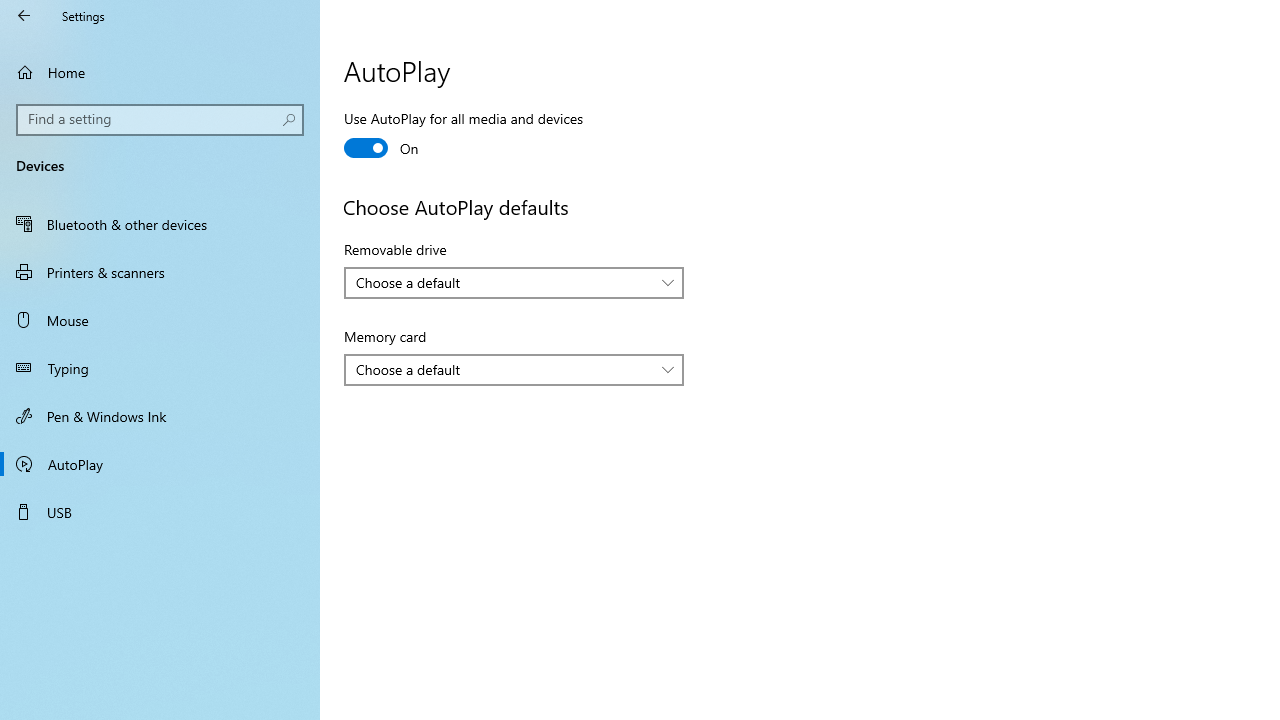 This screenshot has height=720, width=1280. What do you see at coordinates (160, 510) in the screenshot?
I see `'USB'` at bounding box center [160, 510].